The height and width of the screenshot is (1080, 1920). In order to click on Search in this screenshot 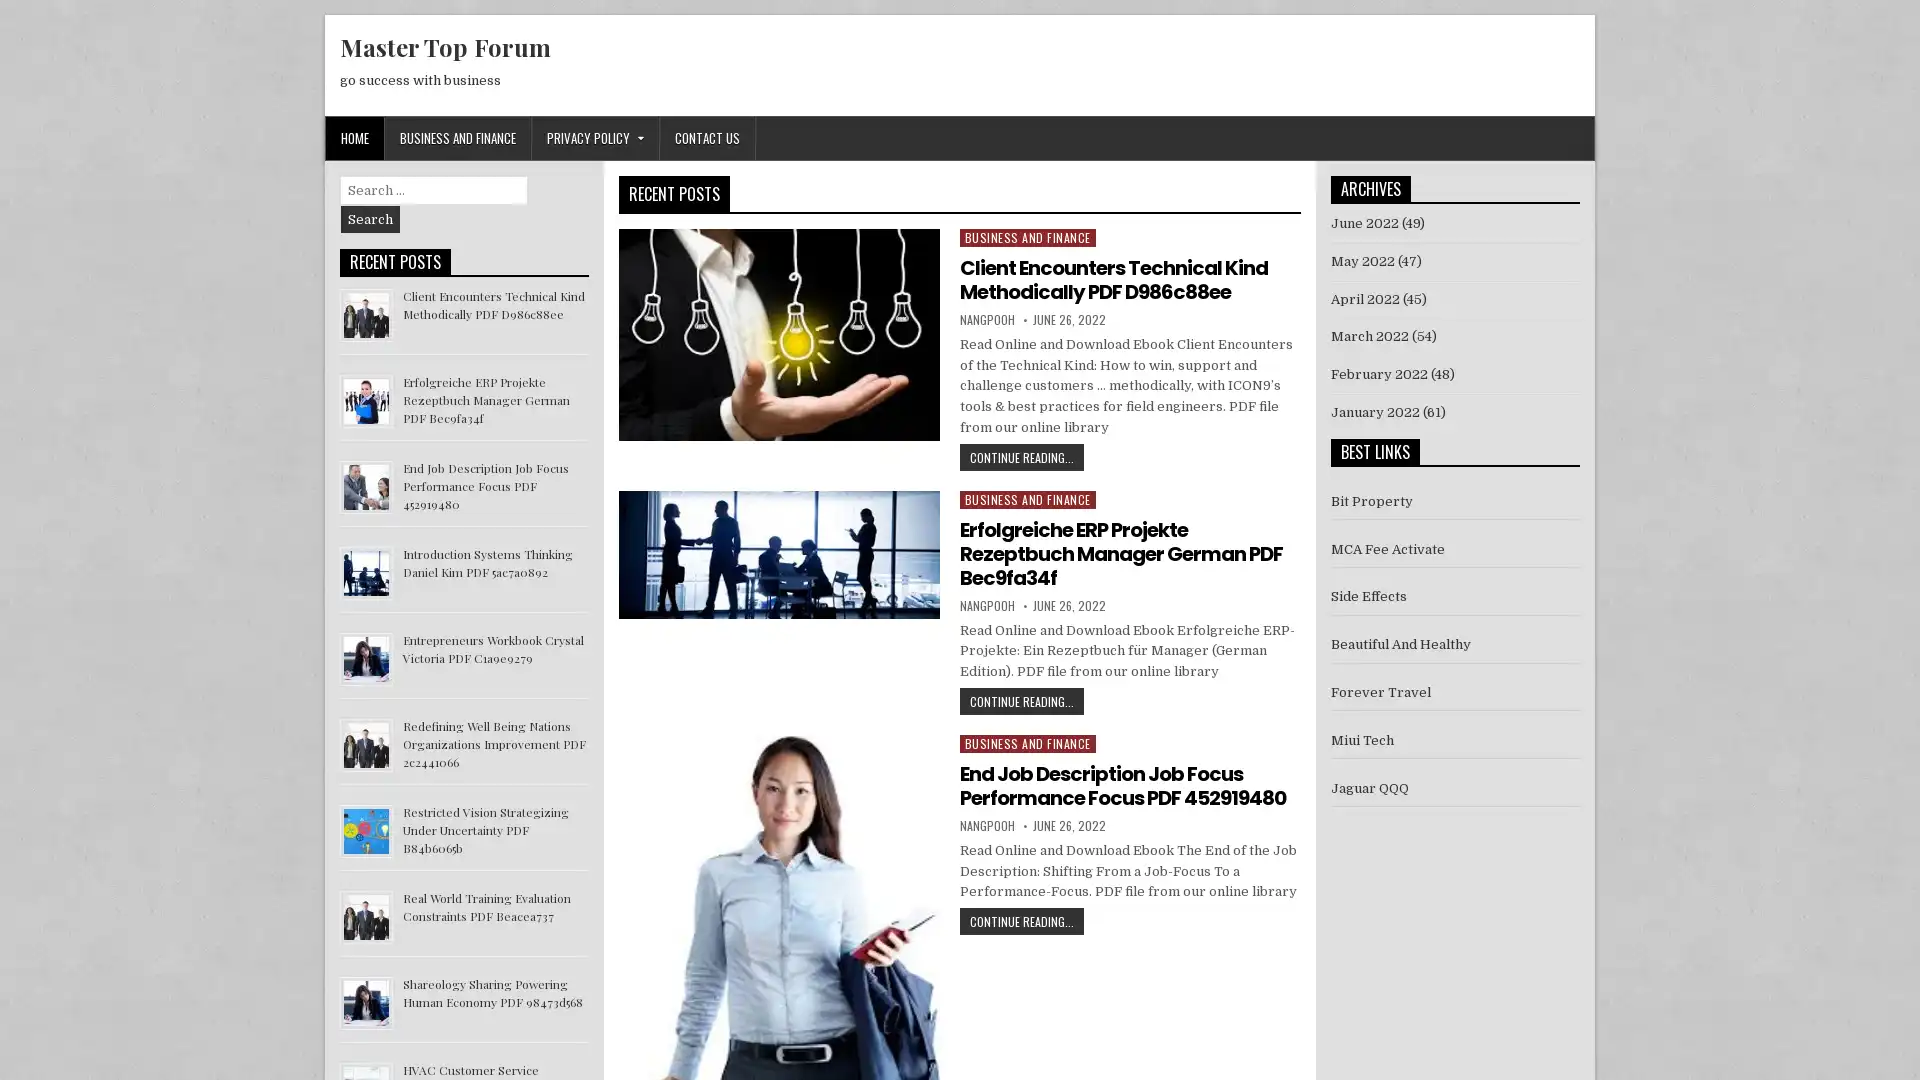, I will do `click(370, 219)`.